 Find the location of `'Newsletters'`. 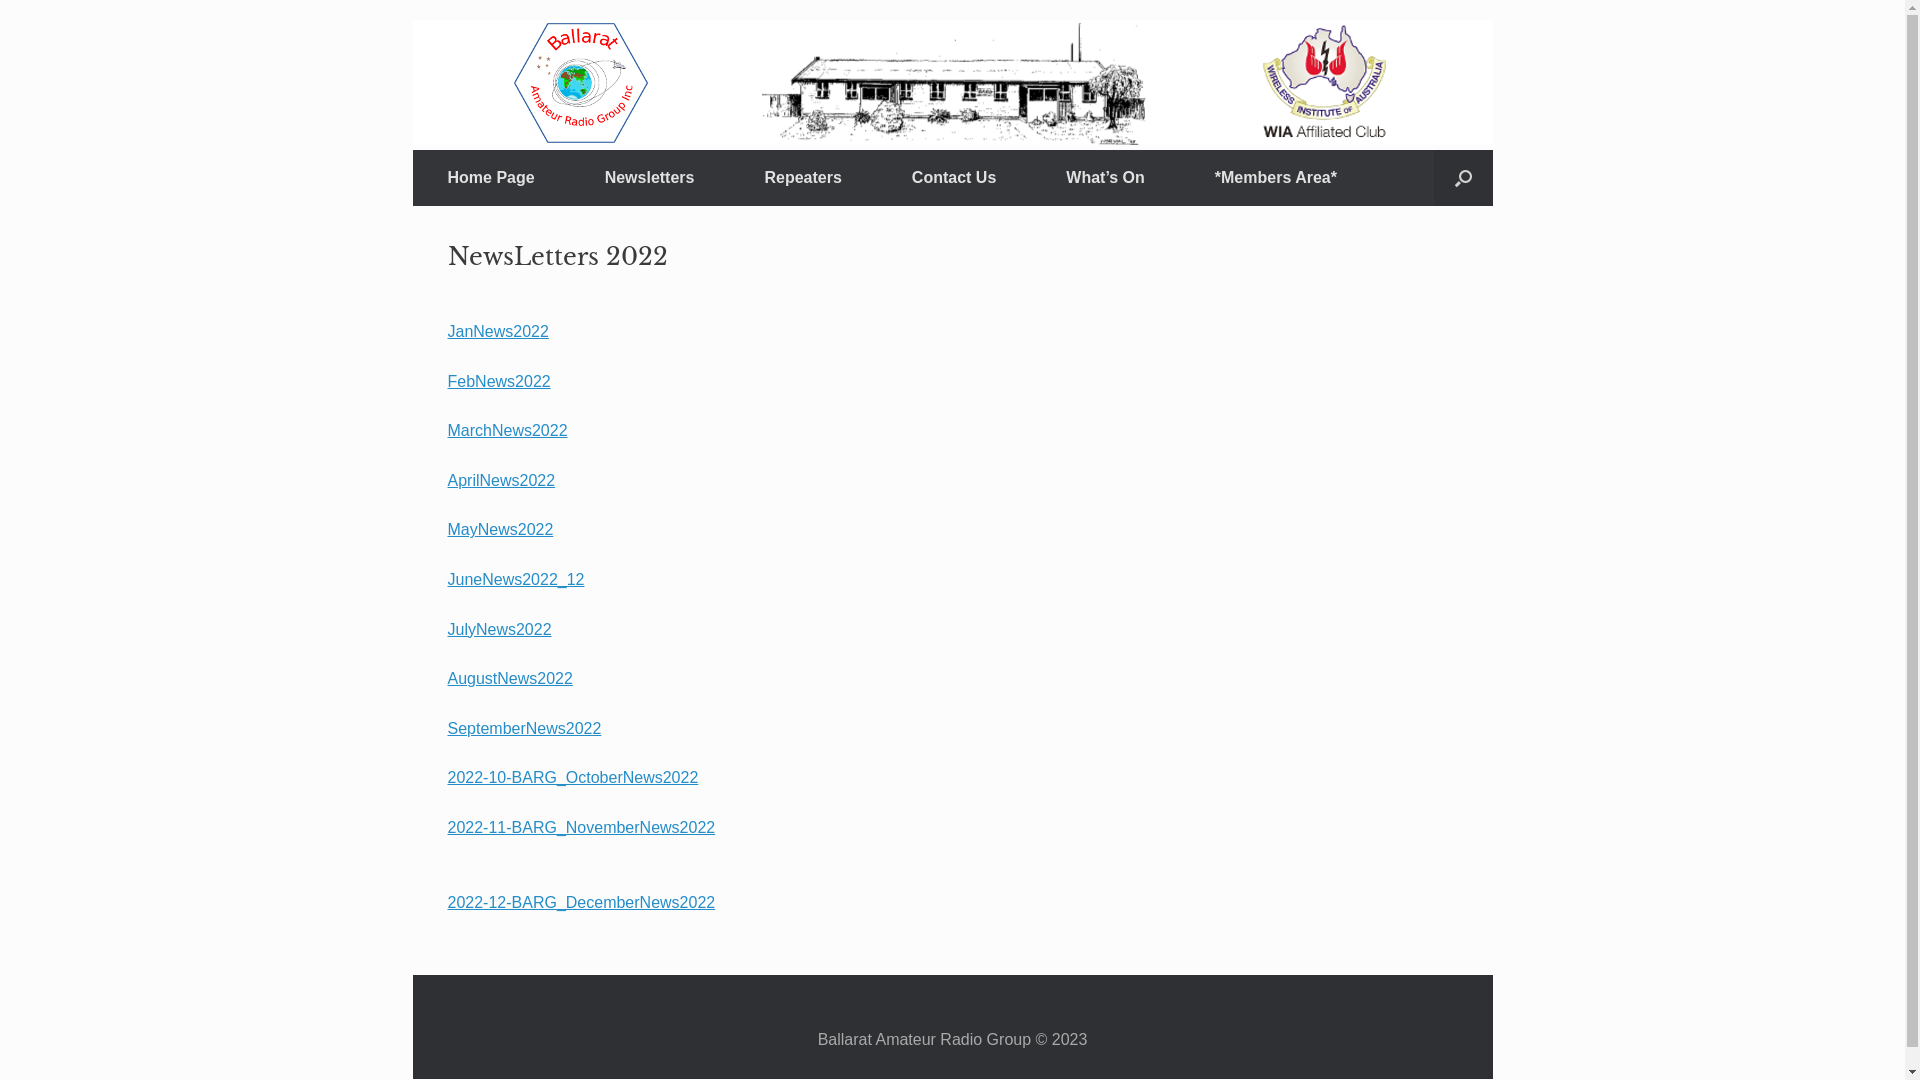

'Newsletters' is located at coordinates (649, 176).